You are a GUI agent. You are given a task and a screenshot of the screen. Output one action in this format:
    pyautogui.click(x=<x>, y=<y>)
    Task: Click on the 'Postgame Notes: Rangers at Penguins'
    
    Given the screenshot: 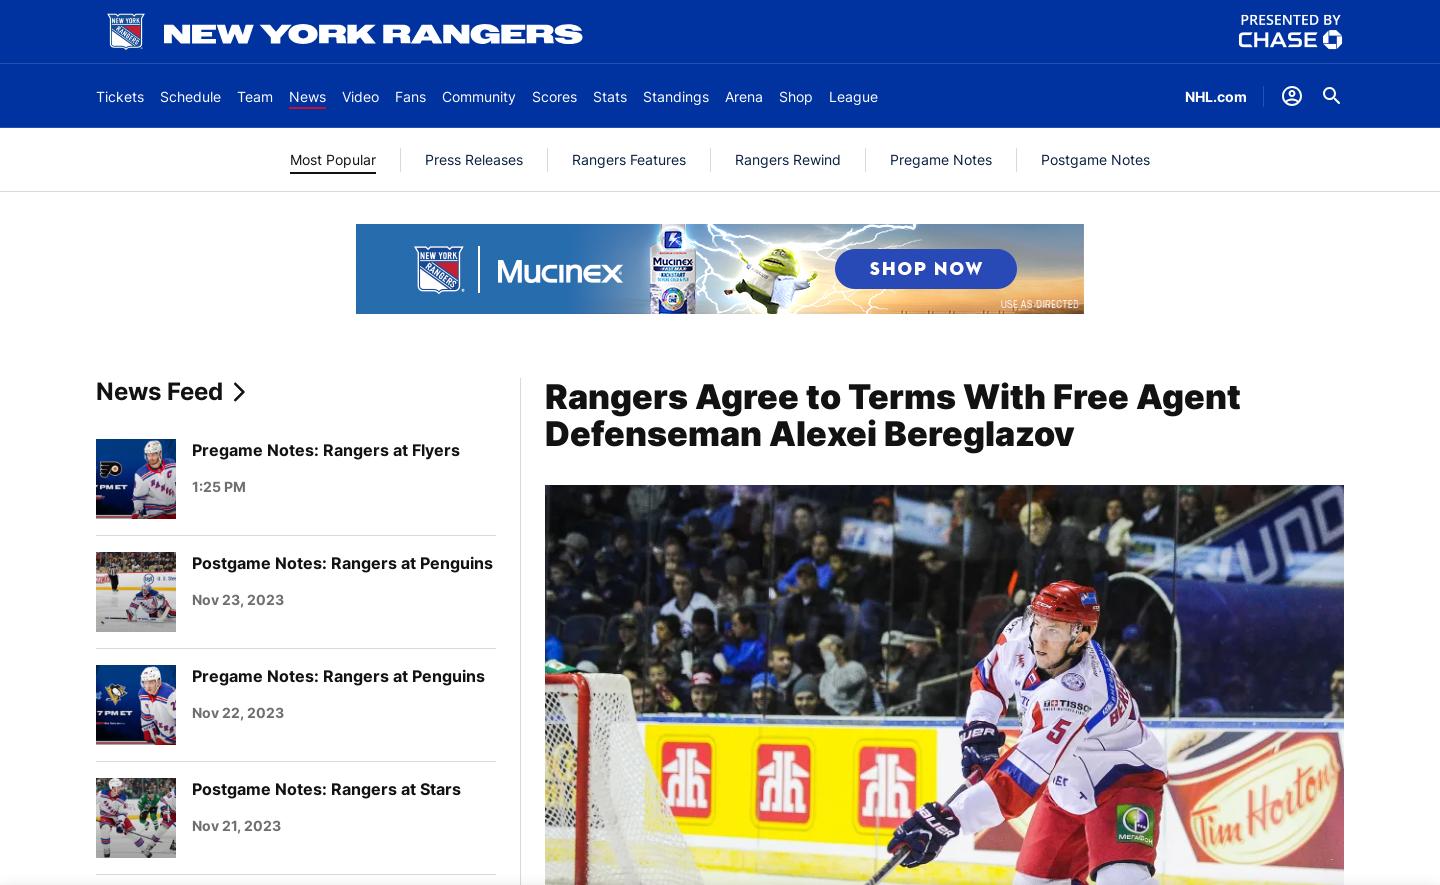 What is the action you would take?
    pyautogui.click(x=191, y=560)
    